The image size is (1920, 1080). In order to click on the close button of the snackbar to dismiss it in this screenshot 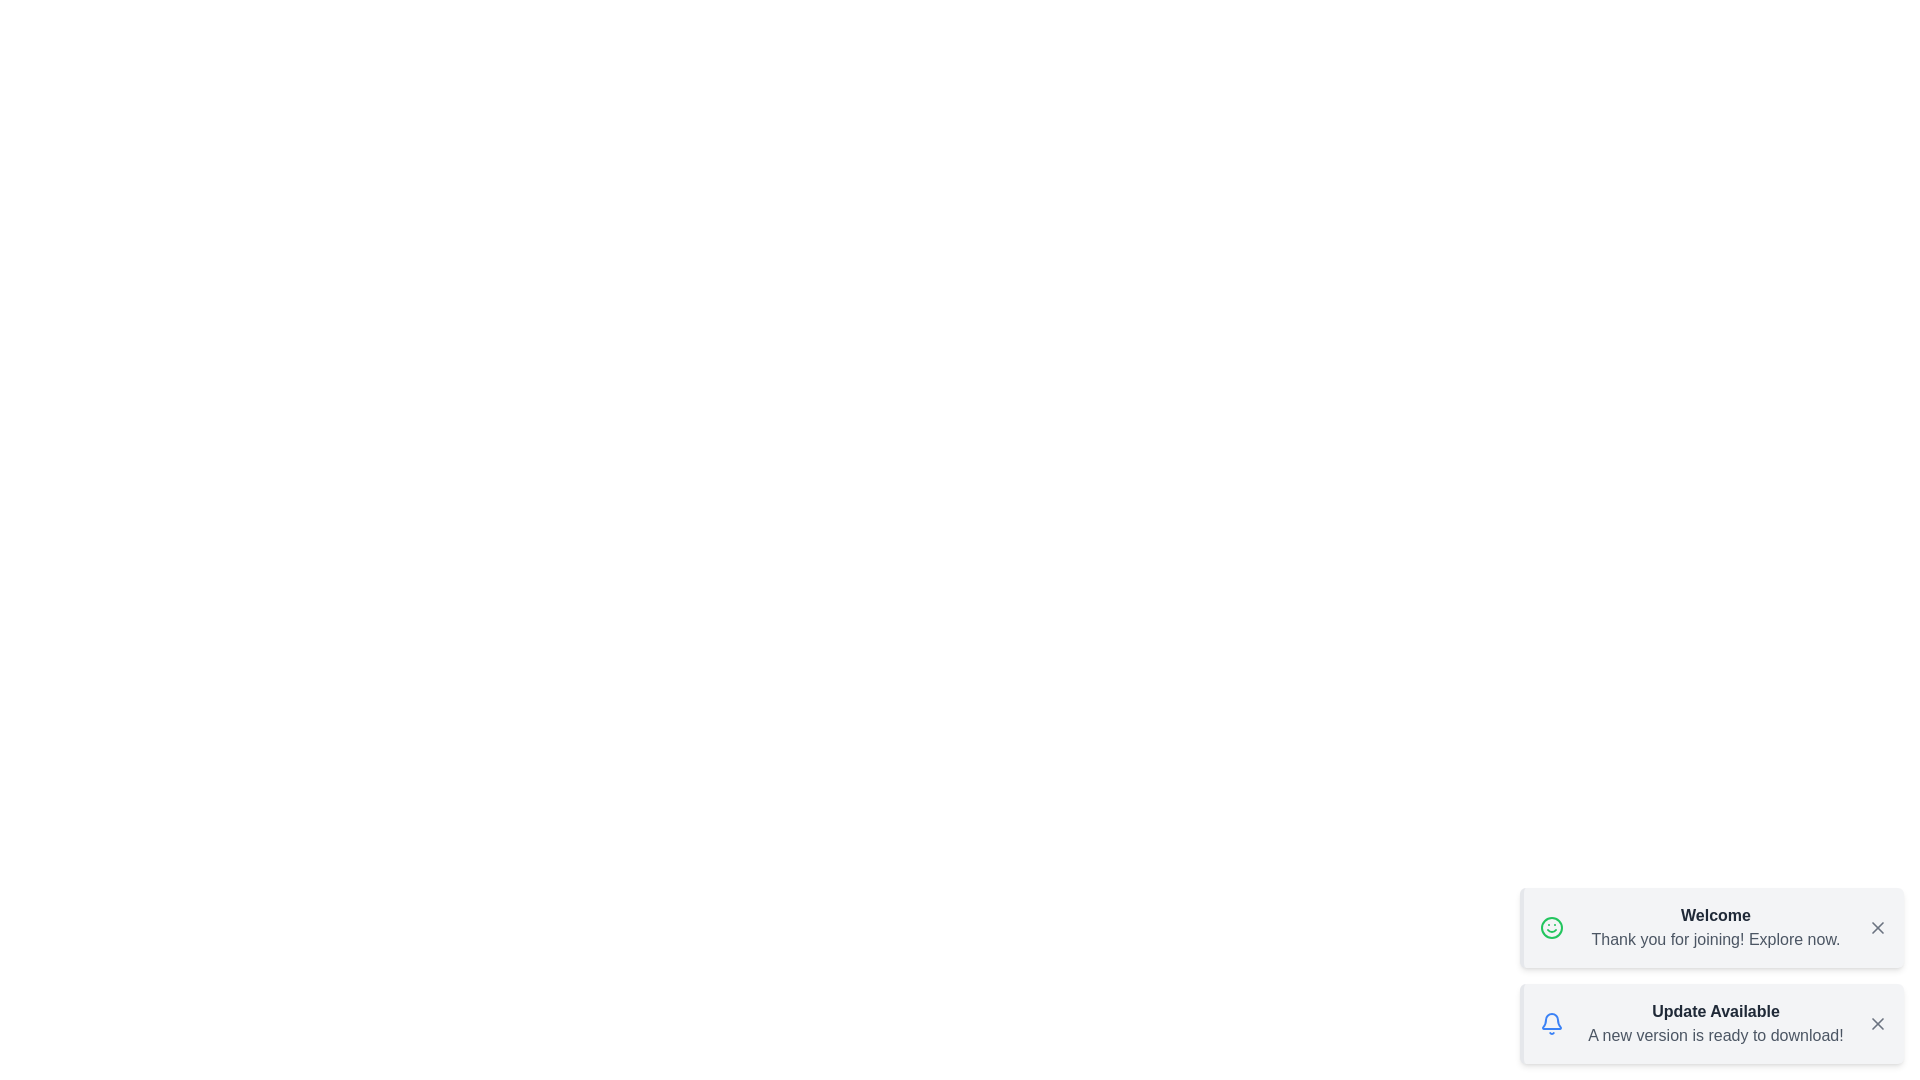, I will do `click(1876, 928)`.